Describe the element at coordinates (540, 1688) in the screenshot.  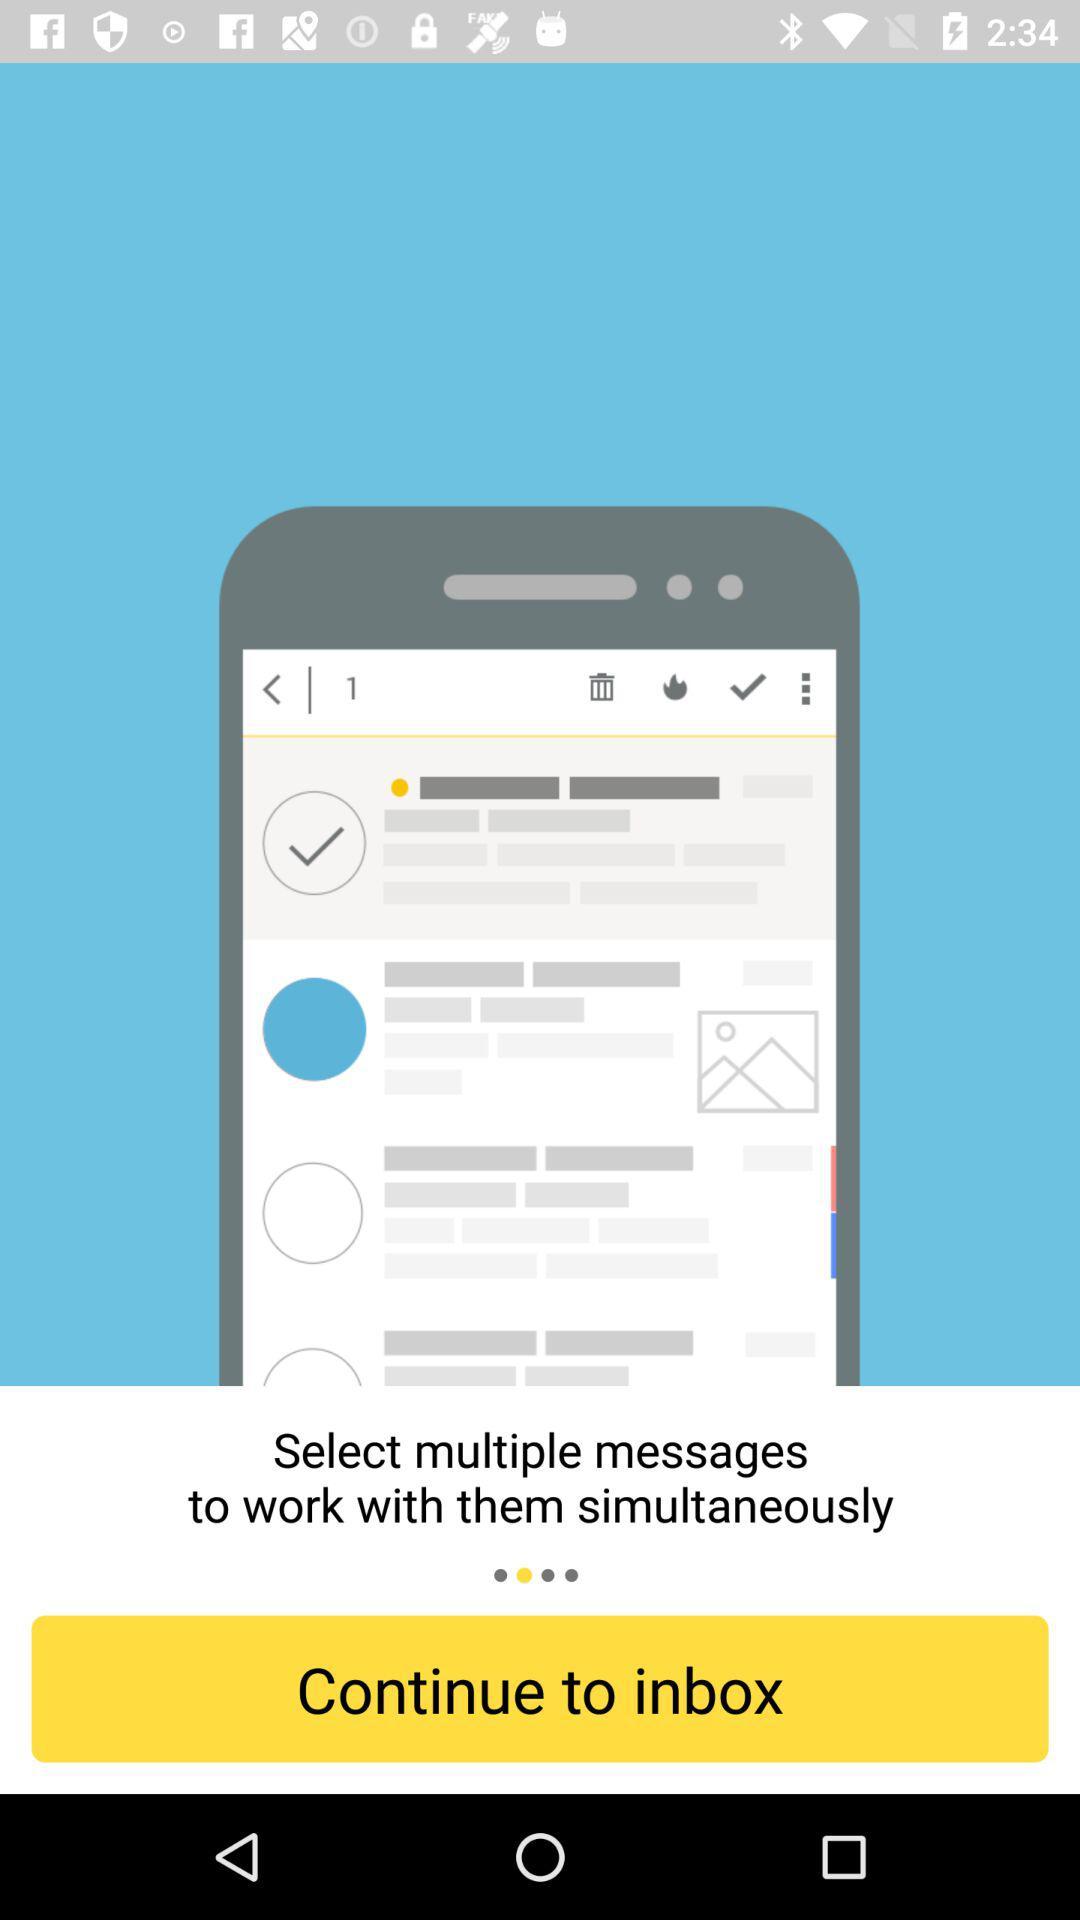
I see `continue to inbox item` at that location.